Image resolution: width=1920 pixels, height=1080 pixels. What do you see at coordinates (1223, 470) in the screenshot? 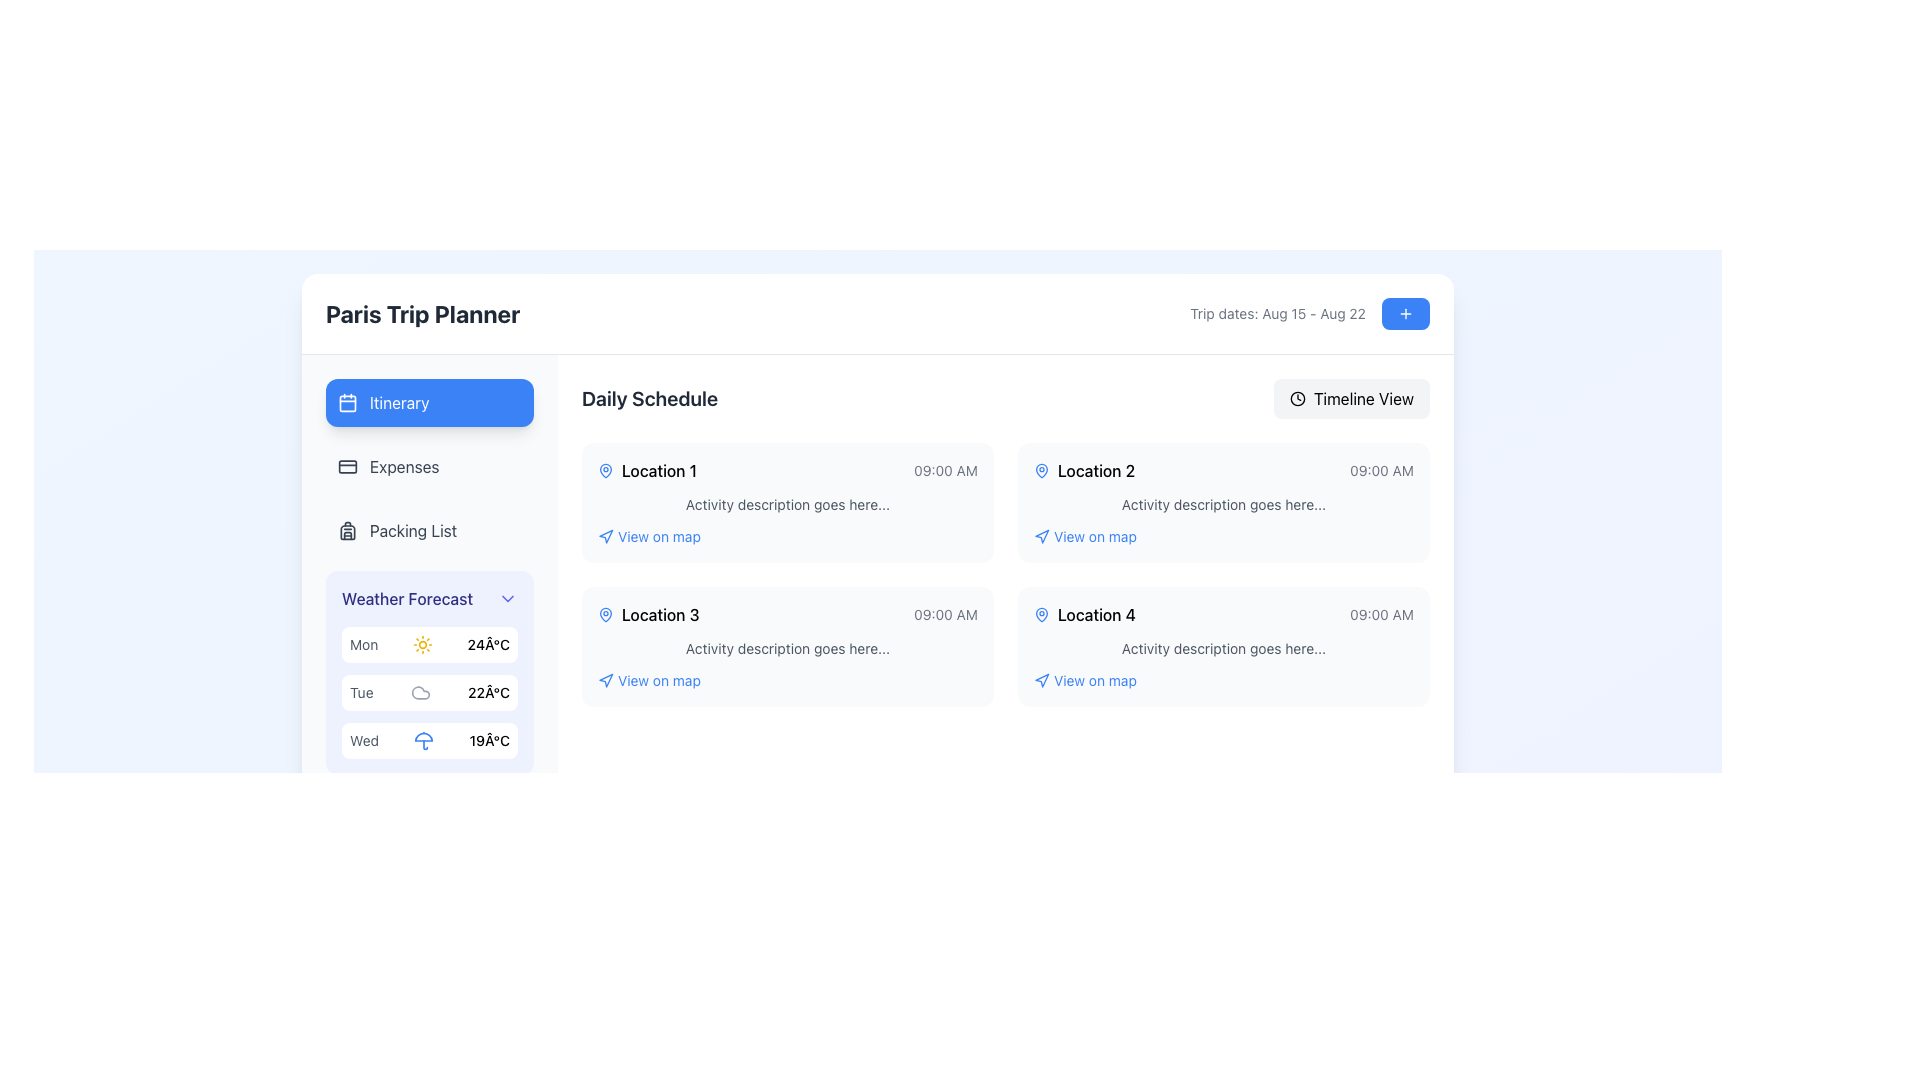
I see `the title and time display for the second location in the daily schedule, which is horizontally aligned with 'Location 2' and '09:00 AM'` at bounding box center [1223, 470].